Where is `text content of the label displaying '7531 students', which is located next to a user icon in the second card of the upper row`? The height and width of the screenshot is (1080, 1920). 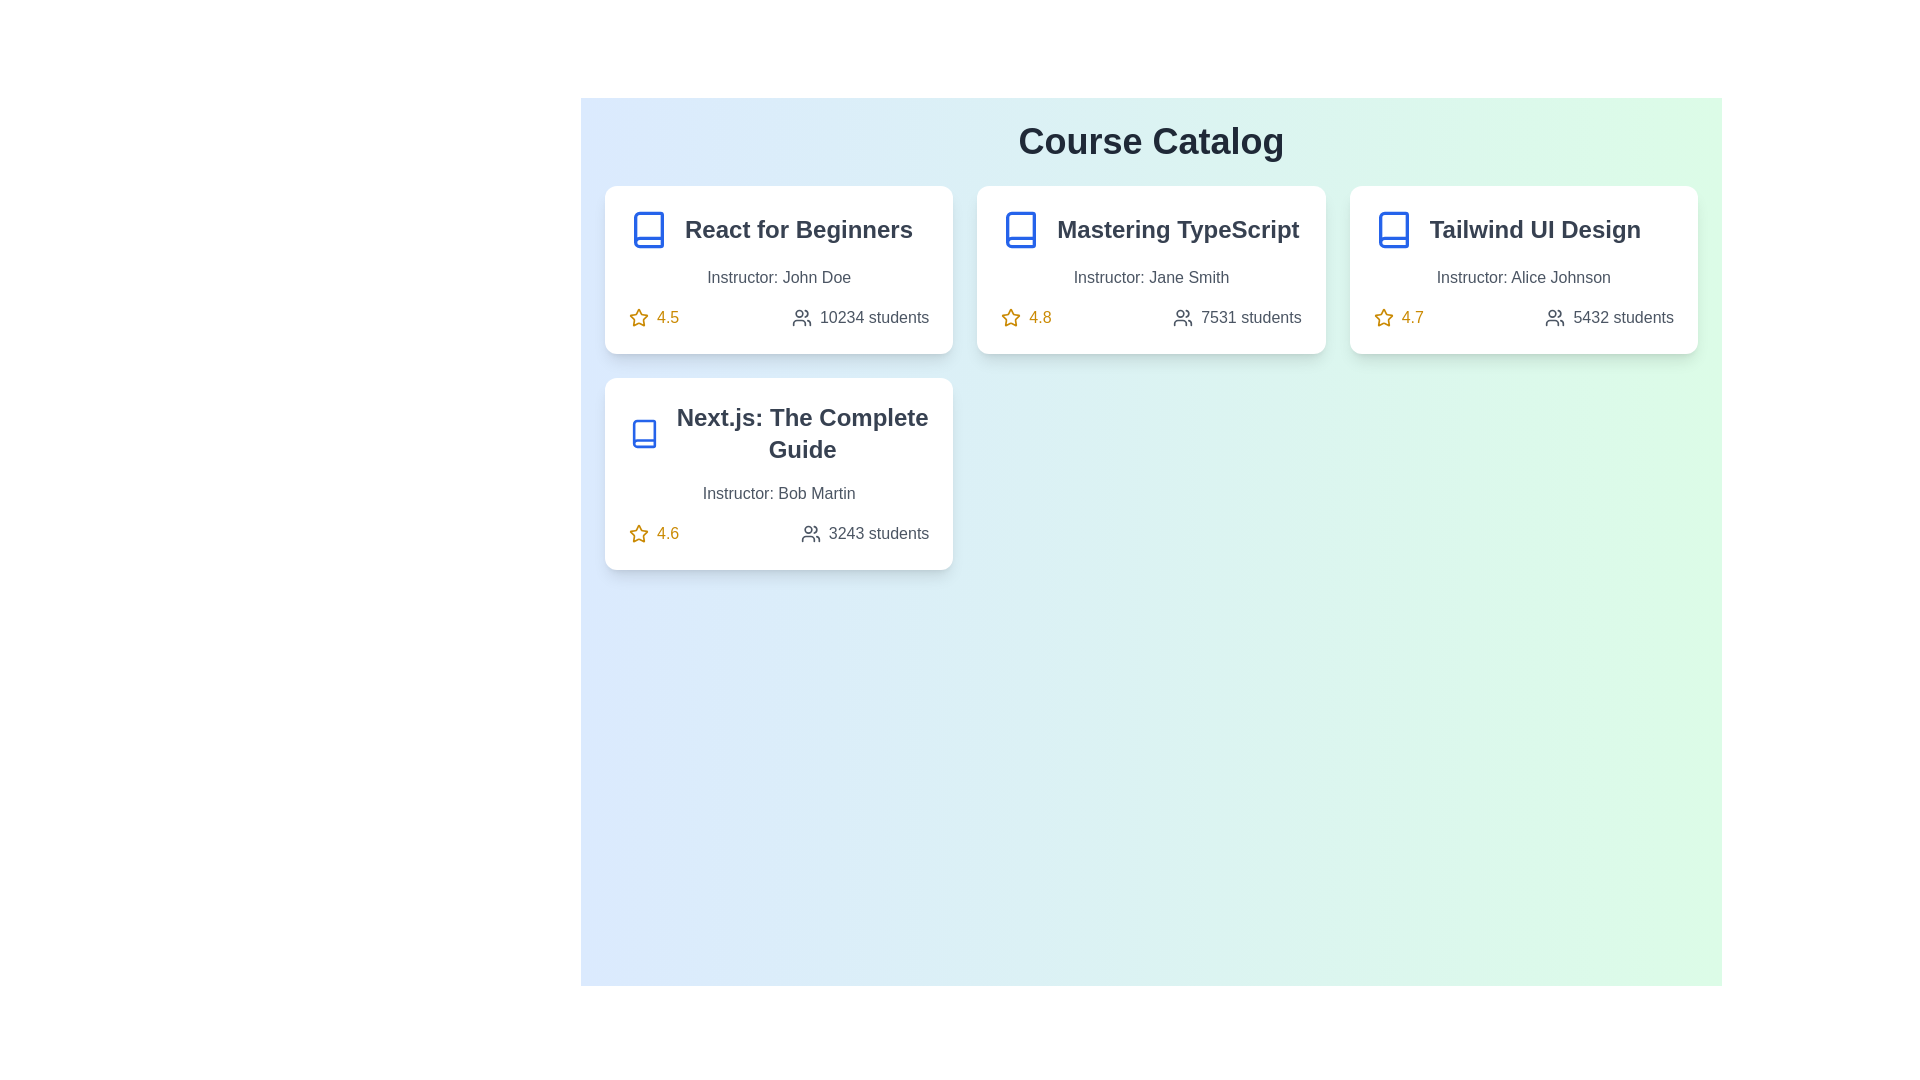 text content of the label displaying '7531 students', which is located next to a user icon in the second card of the upper row is located at coordinates (1250, 316).